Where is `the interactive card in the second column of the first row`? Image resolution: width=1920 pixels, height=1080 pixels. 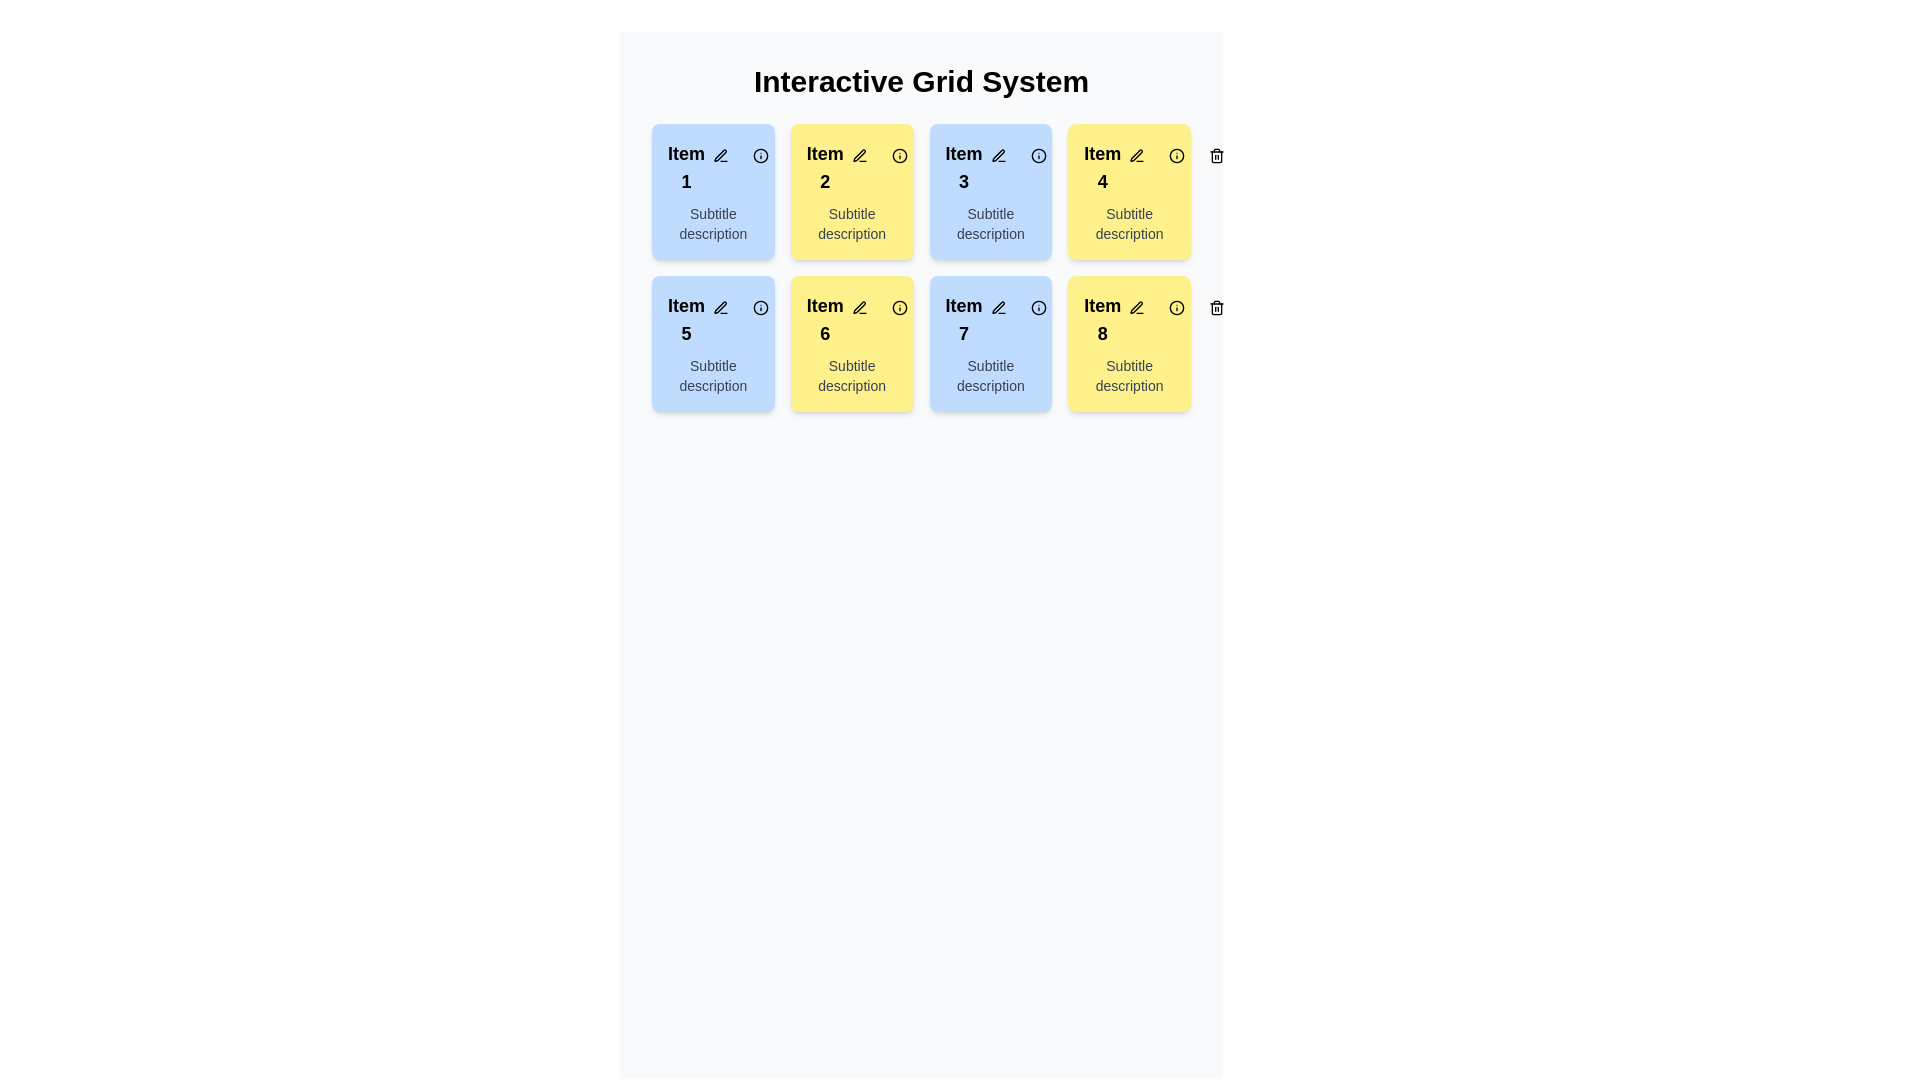 the interactive card in the second column of the first row is located at coordinates (852, 192).